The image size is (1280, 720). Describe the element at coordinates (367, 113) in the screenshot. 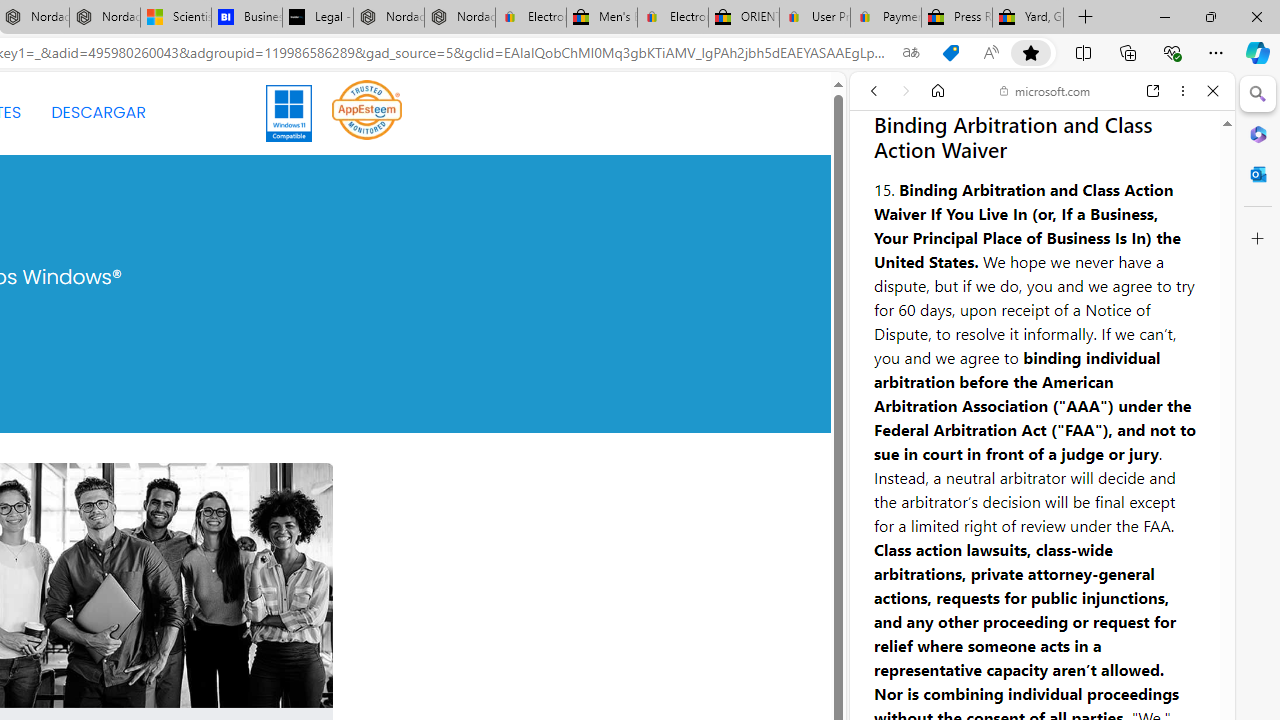

I see `'App Esteem'` at that location.